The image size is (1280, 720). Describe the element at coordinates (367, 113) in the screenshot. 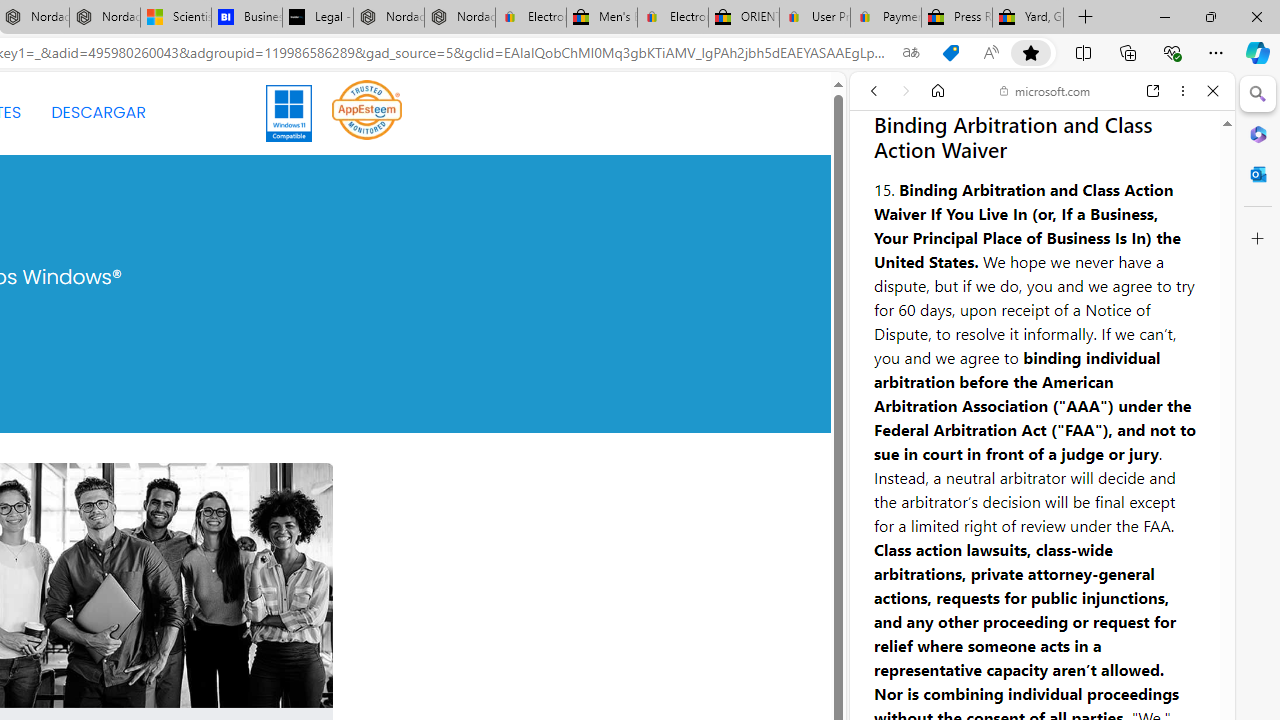

I see `'App Esteem'` at that location.